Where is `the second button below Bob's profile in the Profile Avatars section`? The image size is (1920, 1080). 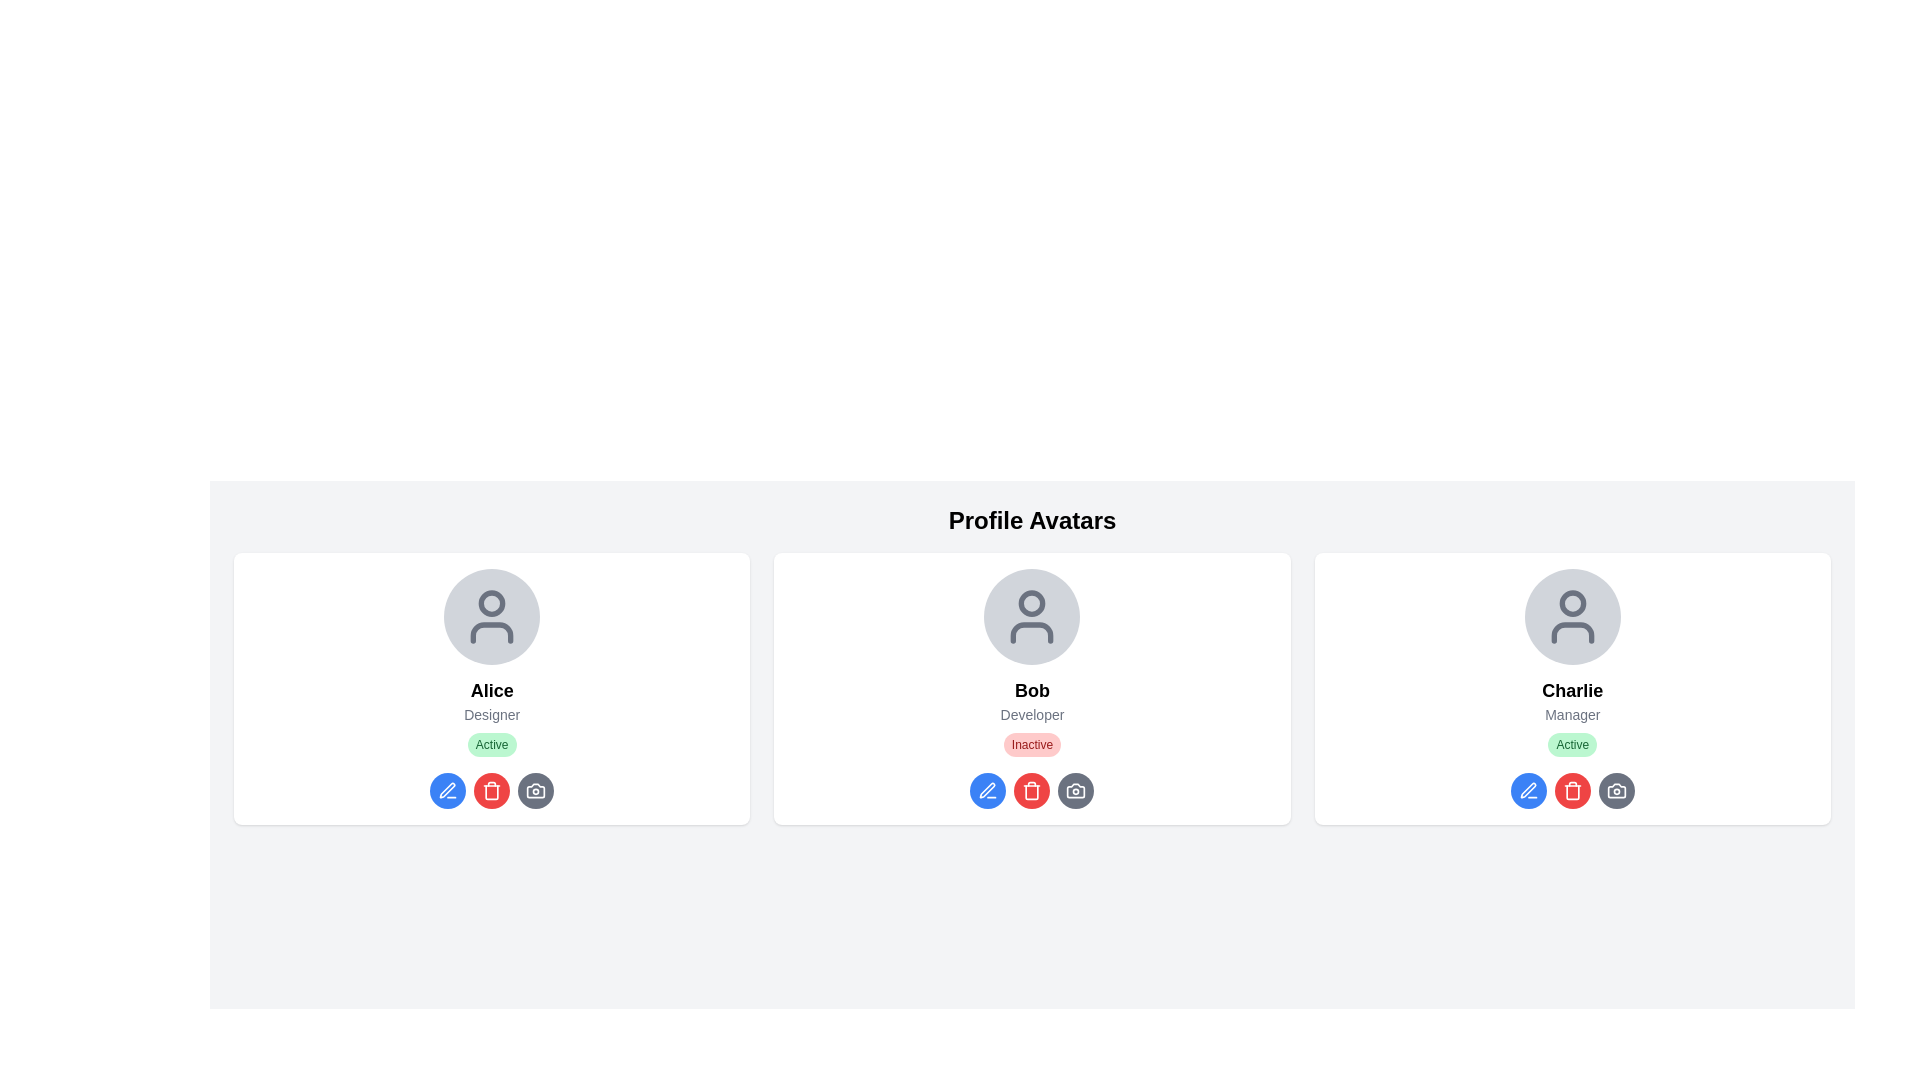 the second button below Bob's profile in the Profile Avatars section is located at coordinates (1032, 789).